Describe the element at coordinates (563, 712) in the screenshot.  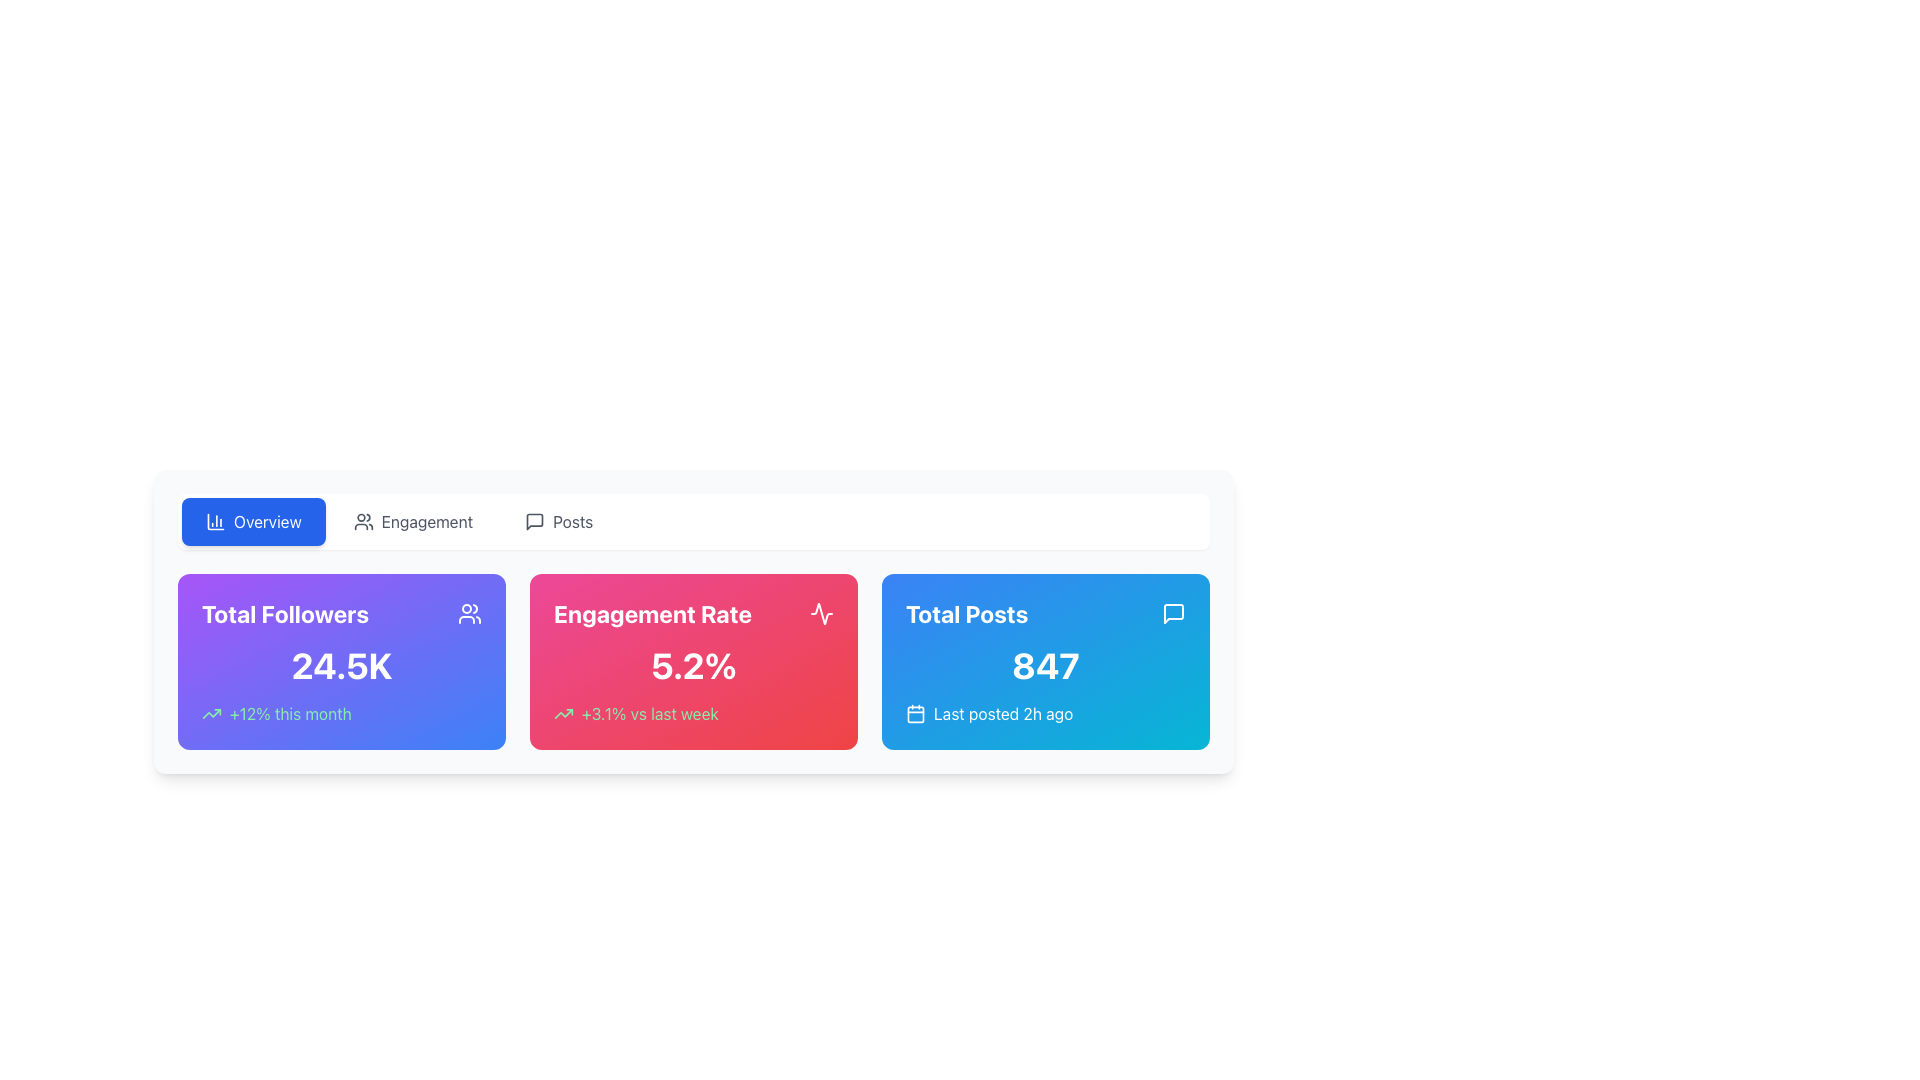
I see `the upward trend icon located in the 'Engagement Rate' card, positioned to the left of the text '+3.1% vs last week'` at that location.